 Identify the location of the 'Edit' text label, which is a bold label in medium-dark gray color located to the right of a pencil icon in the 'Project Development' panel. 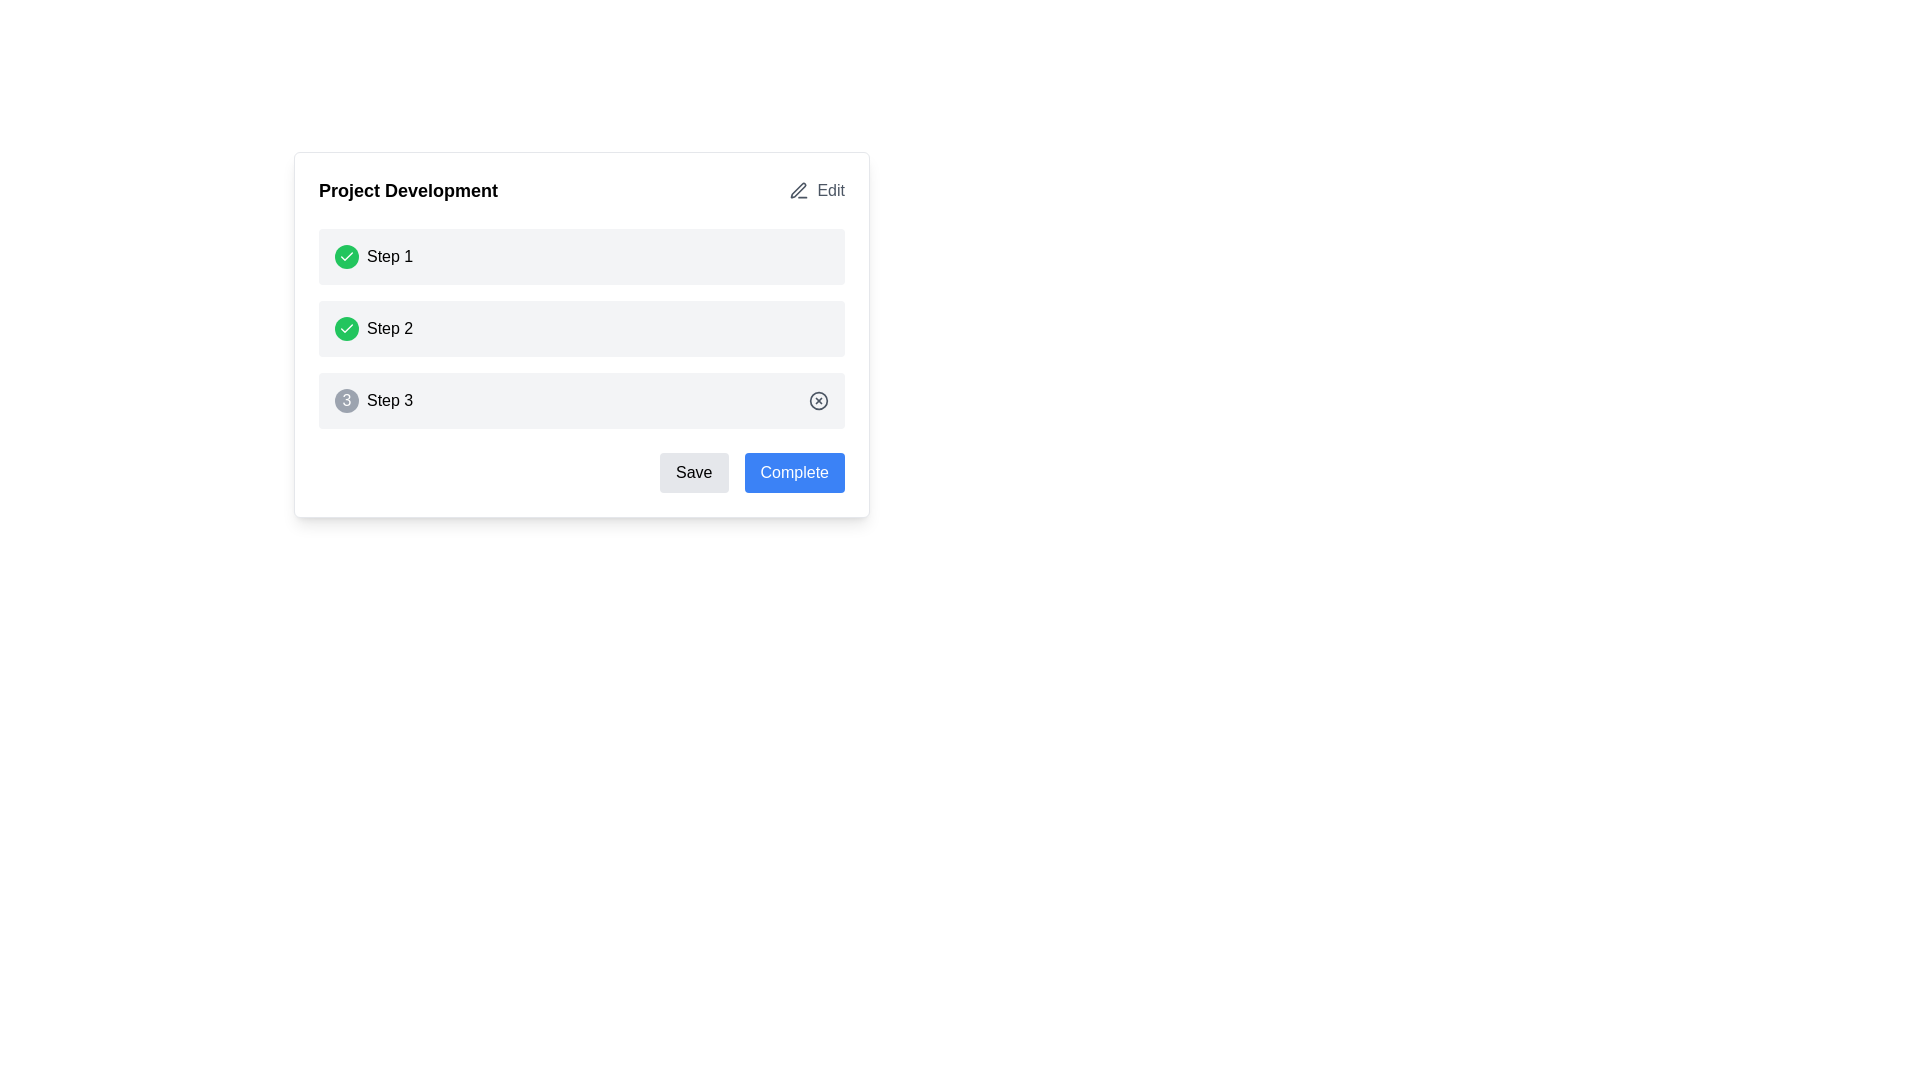
(831, 191).